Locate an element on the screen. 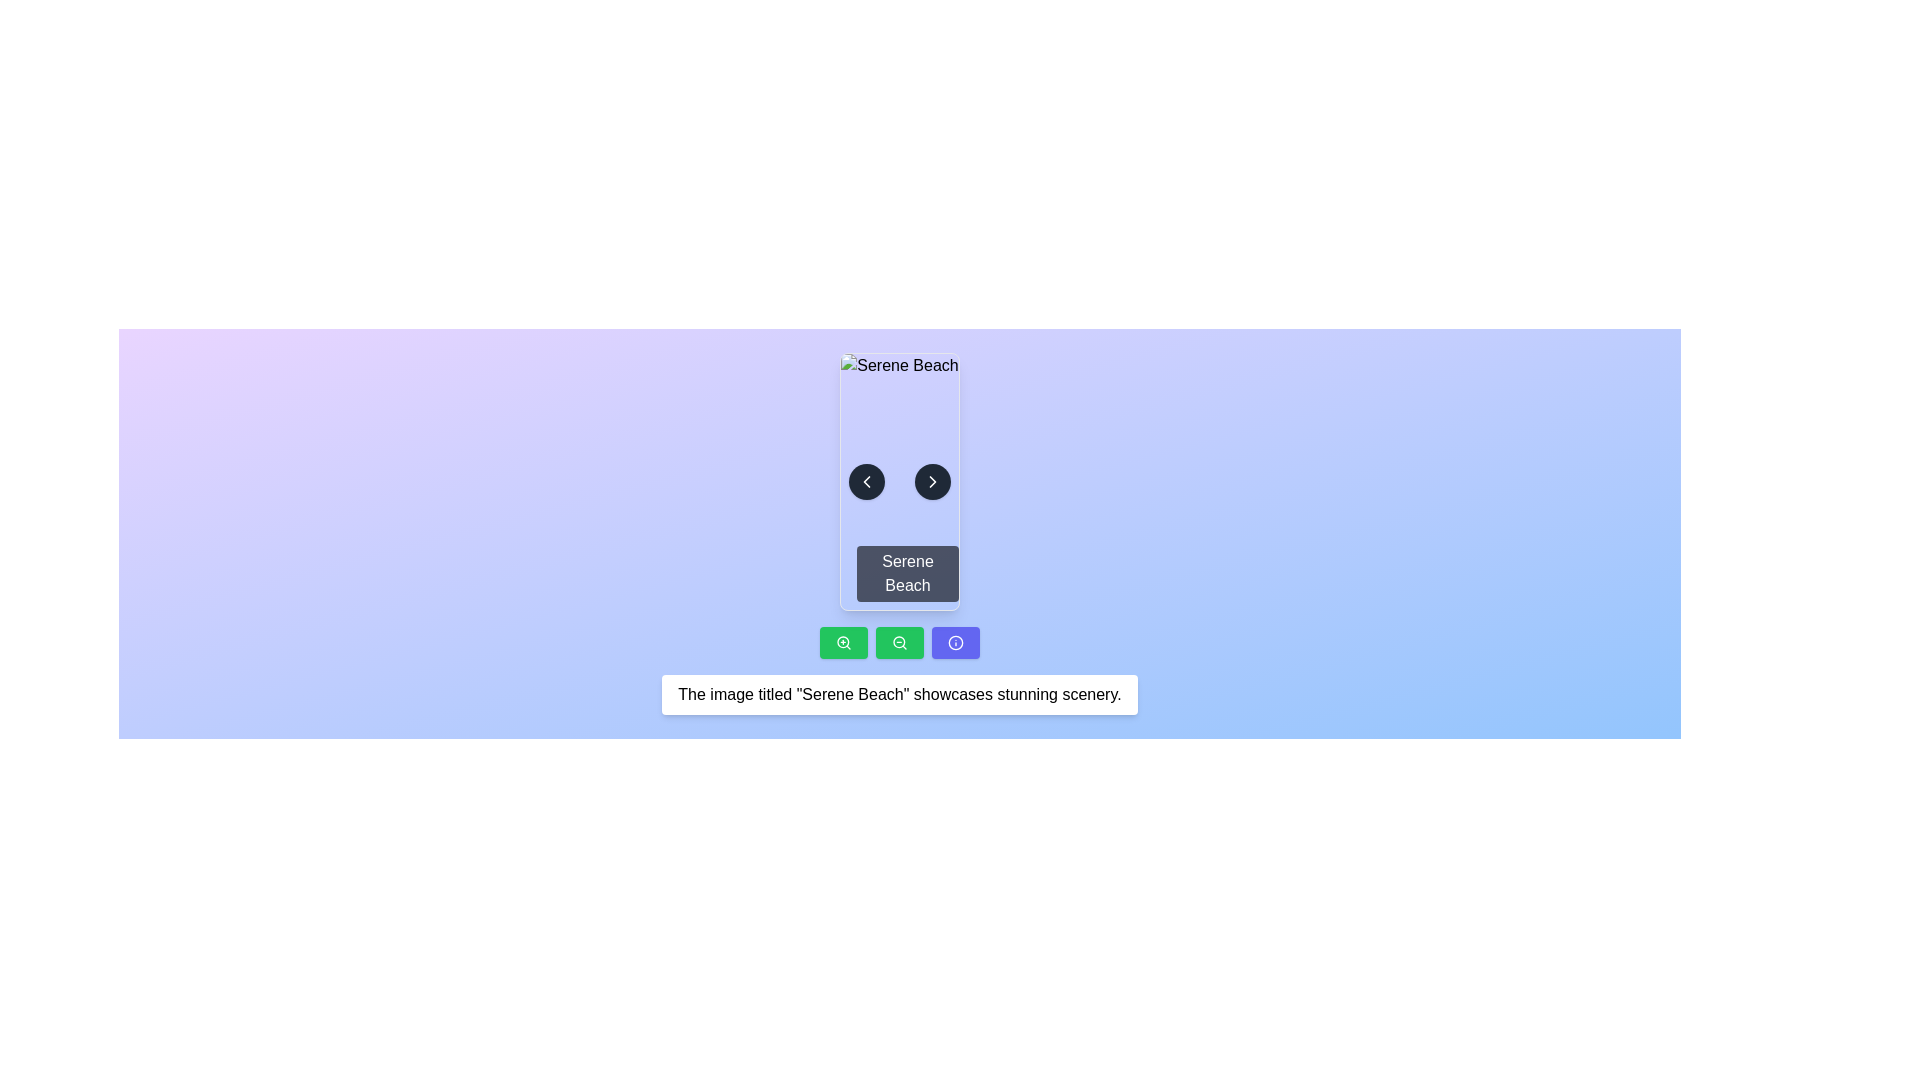  the circular 'info' icon with an outlined design, centrally aligned within its dark indigo button, located at the bottom-right of the interface is located at coordinates (954, 643).